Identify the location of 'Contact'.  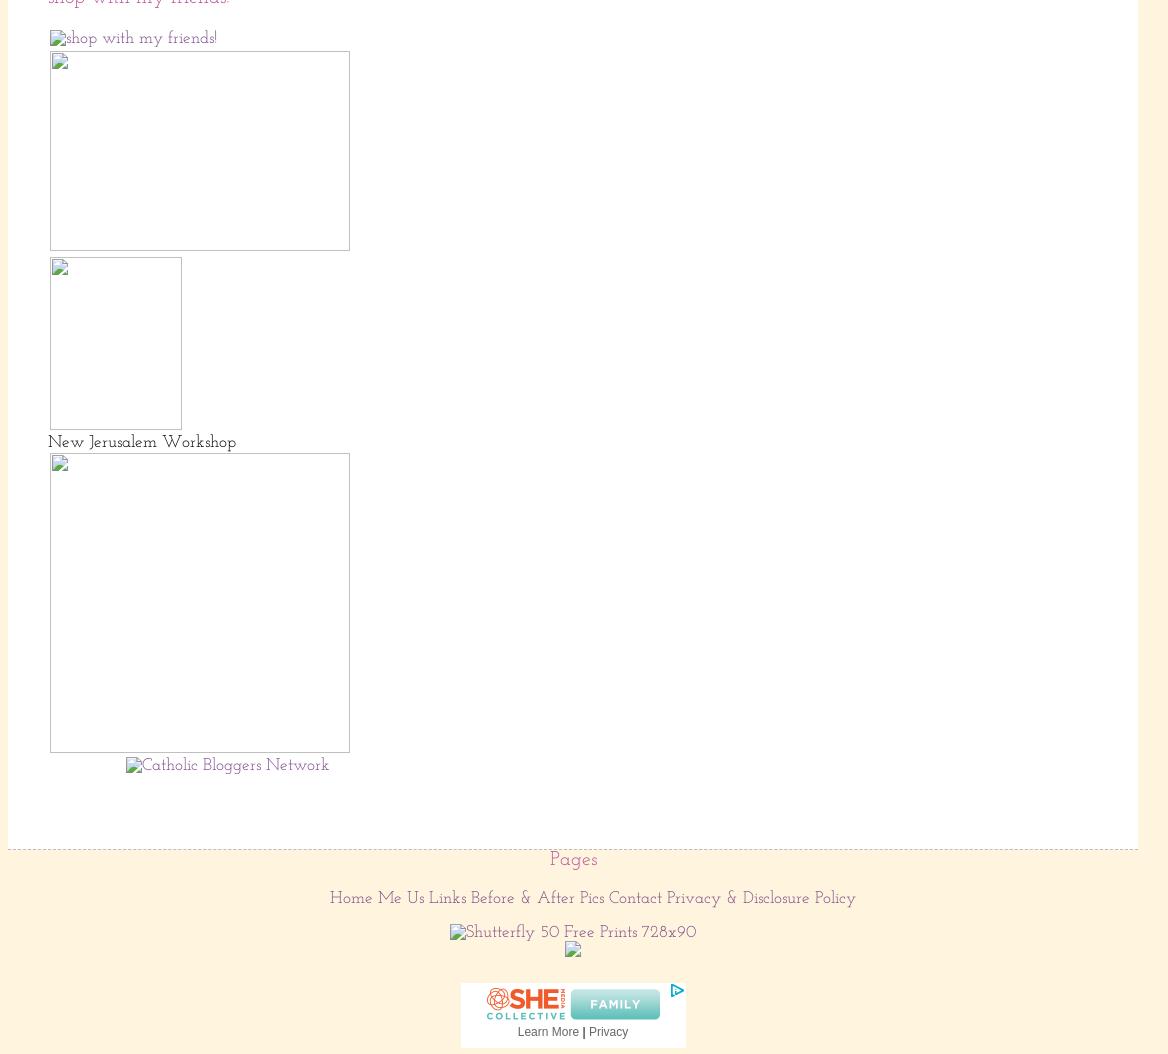
(635, 896).